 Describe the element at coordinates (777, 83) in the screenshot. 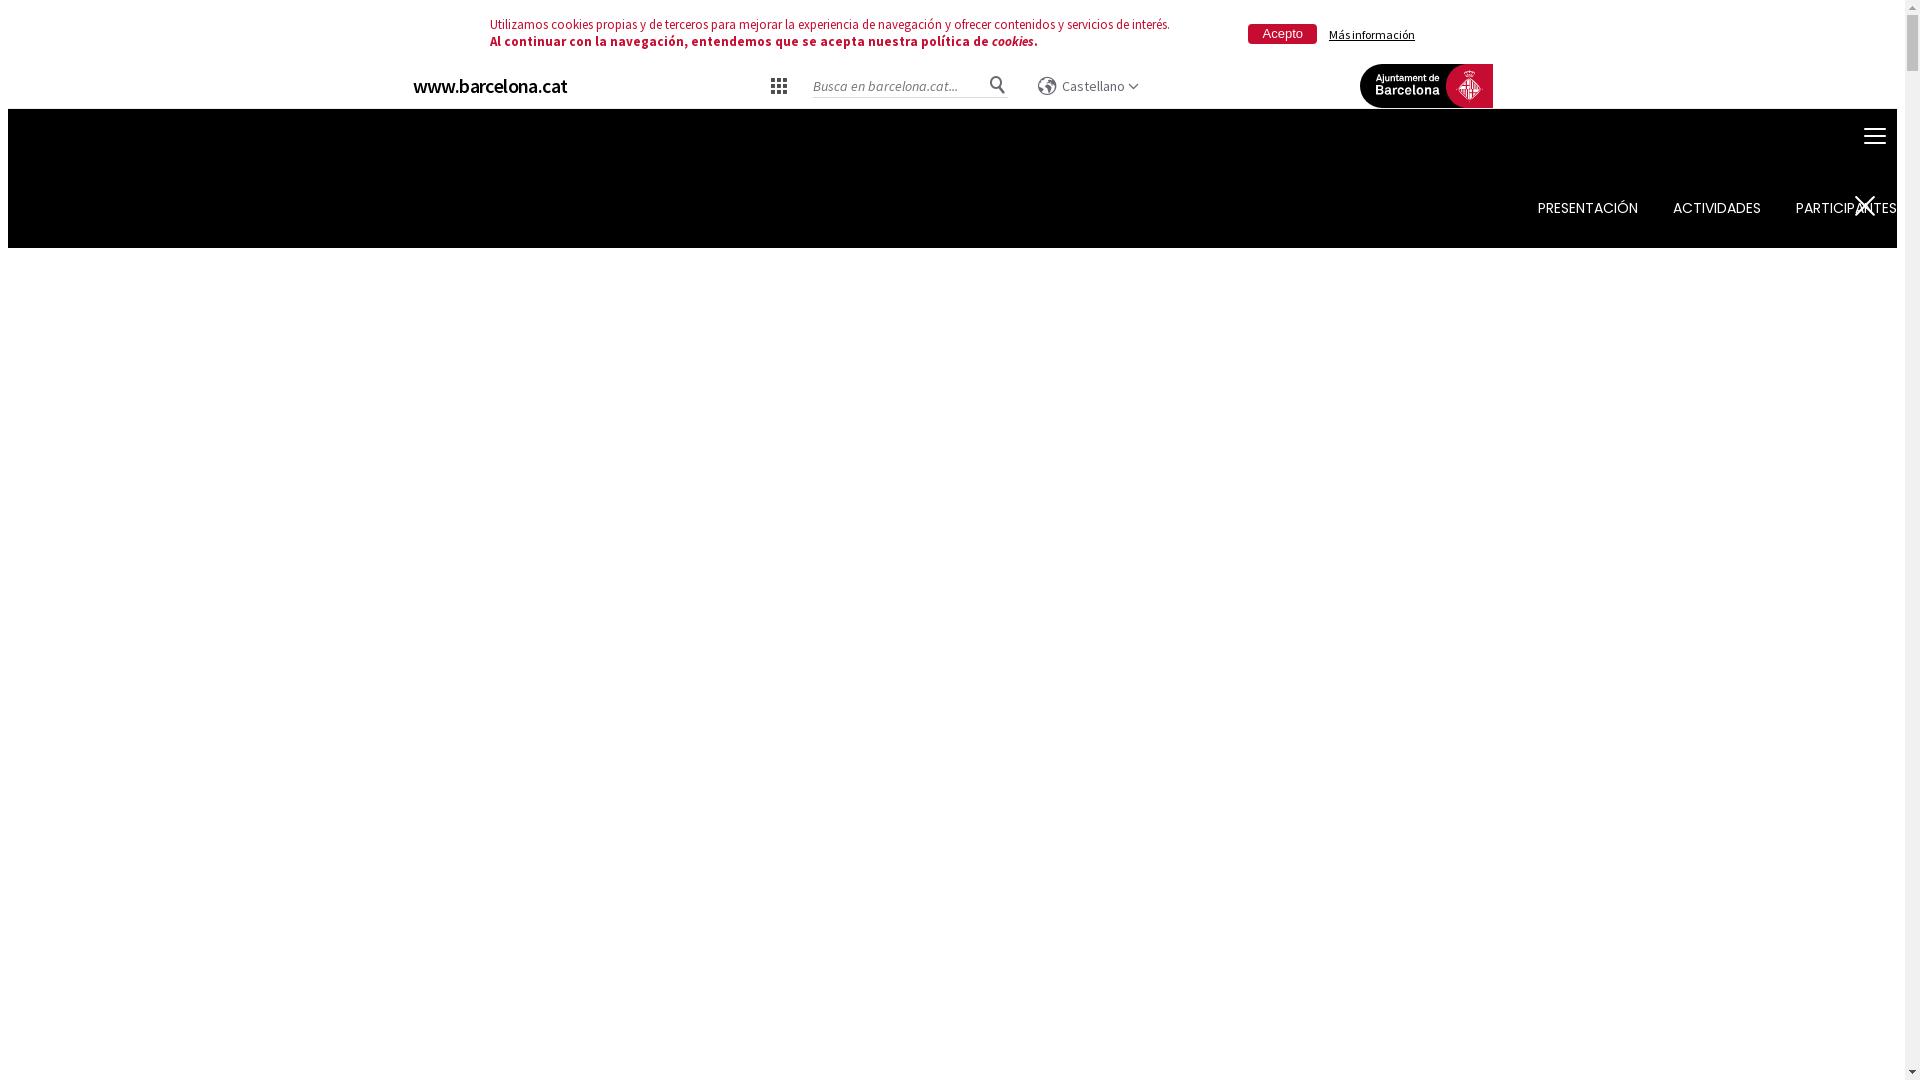

I see `'Atajos de barcelona.cat'` at that location.